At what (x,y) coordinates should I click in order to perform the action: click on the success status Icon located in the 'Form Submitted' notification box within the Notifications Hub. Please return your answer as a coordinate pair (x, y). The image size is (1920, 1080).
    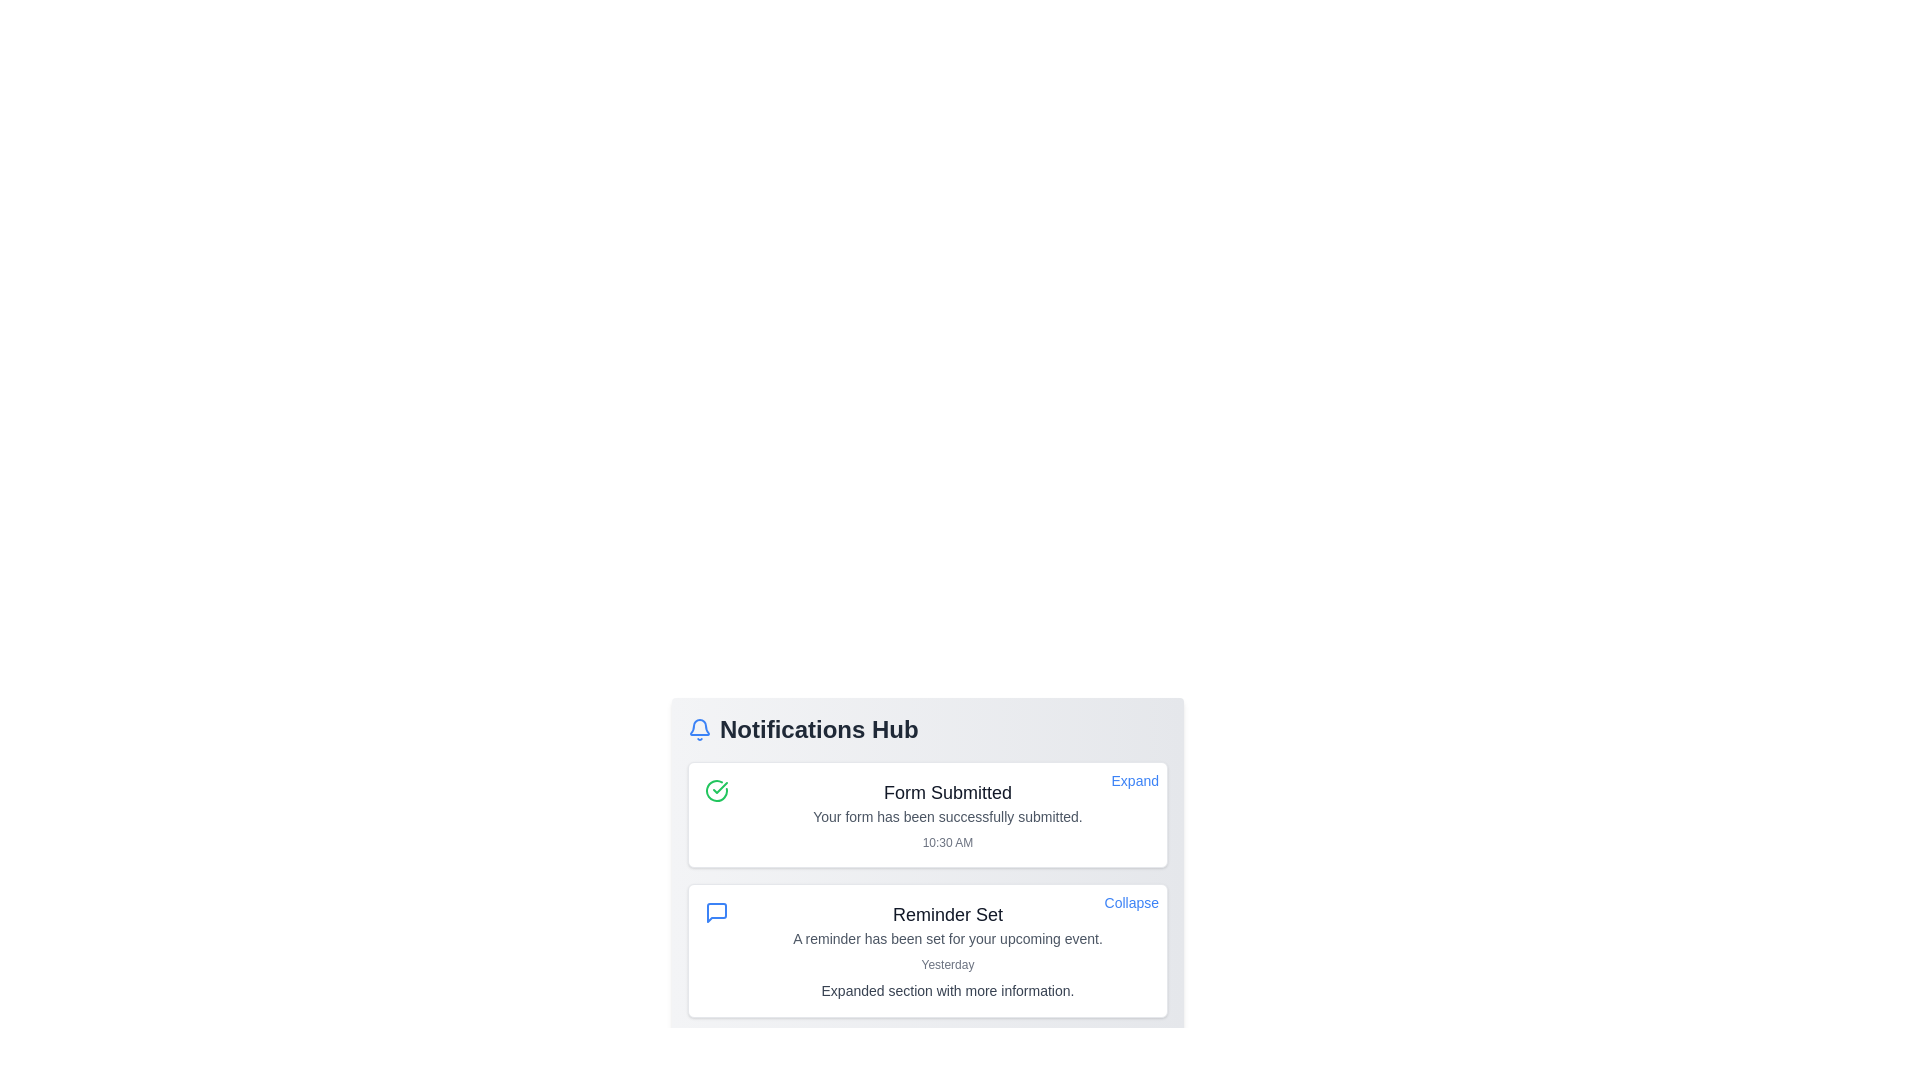
    Looking at the image, I should click on (716, 789).